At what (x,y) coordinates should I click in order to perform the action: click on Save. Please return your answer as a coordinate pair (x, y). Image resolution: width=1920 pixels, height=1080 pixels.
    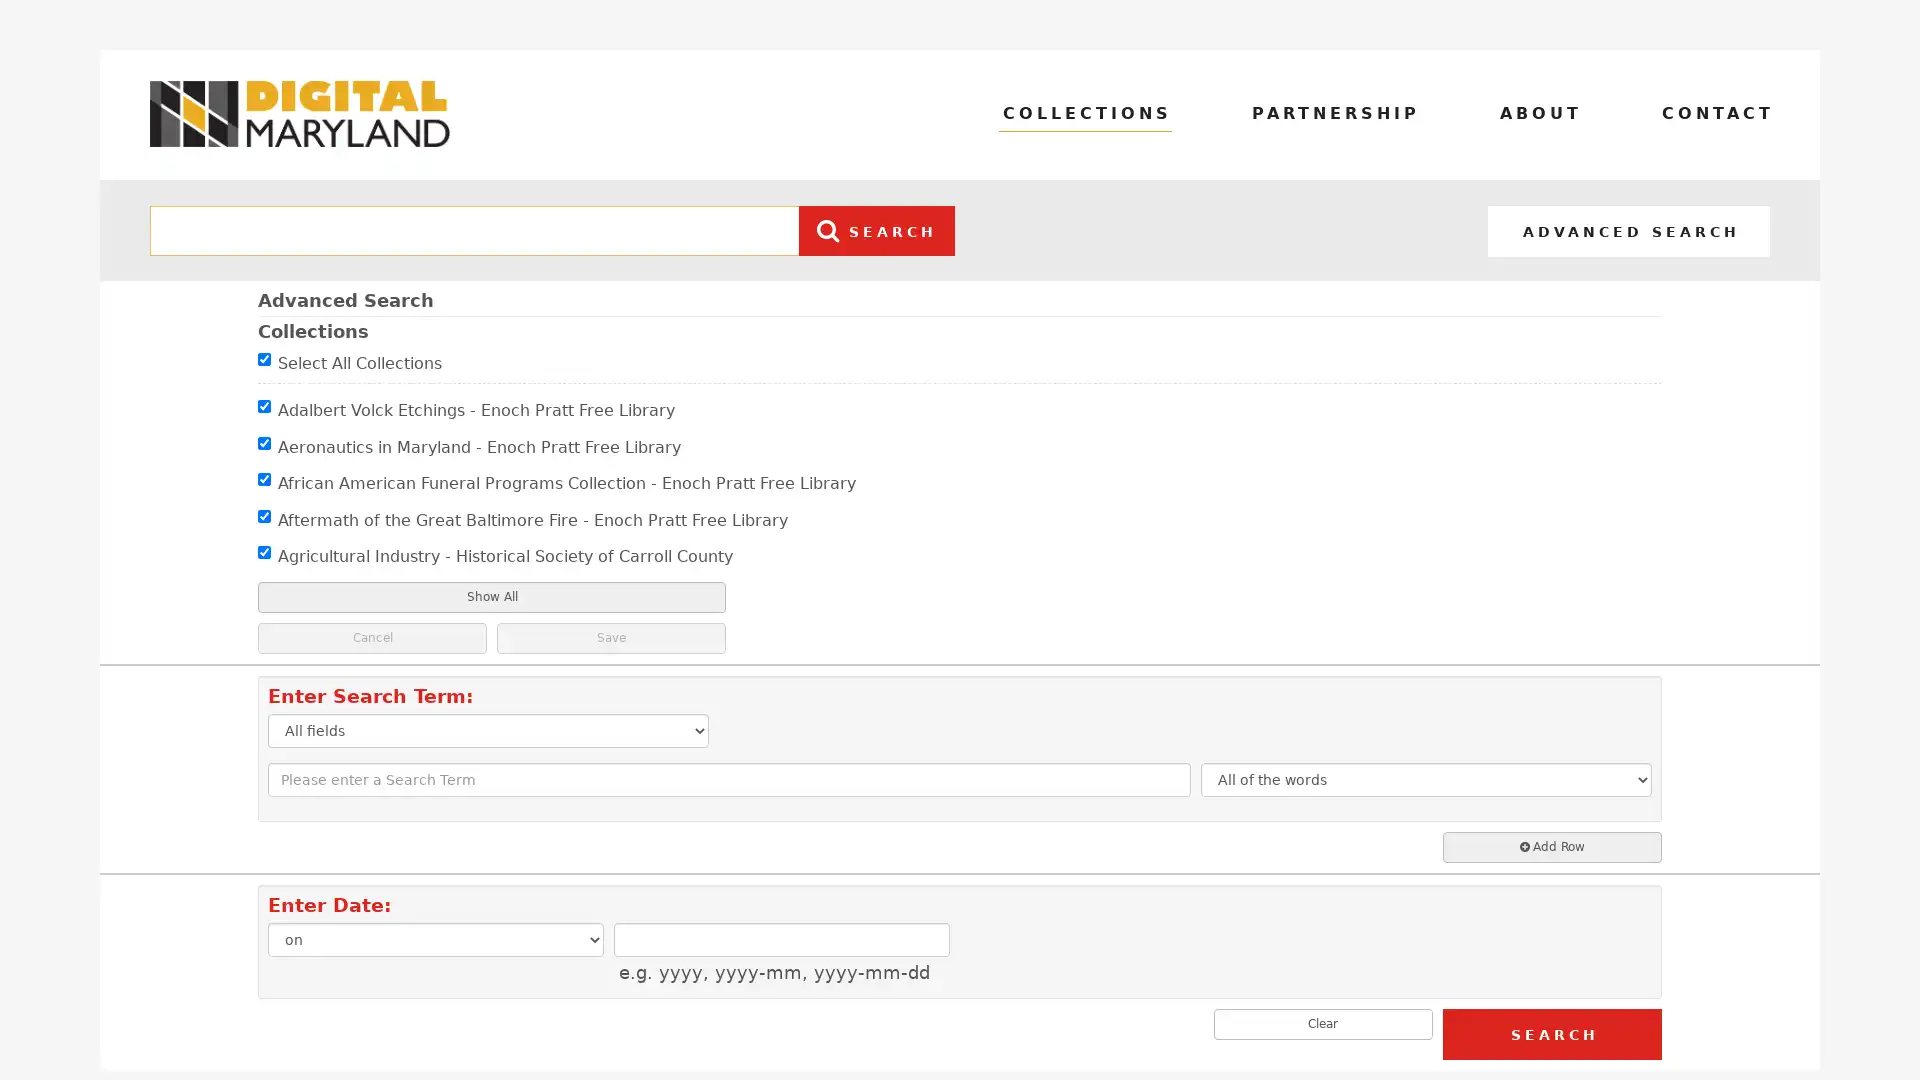
    Looking at the image, I should click on (610, 637).